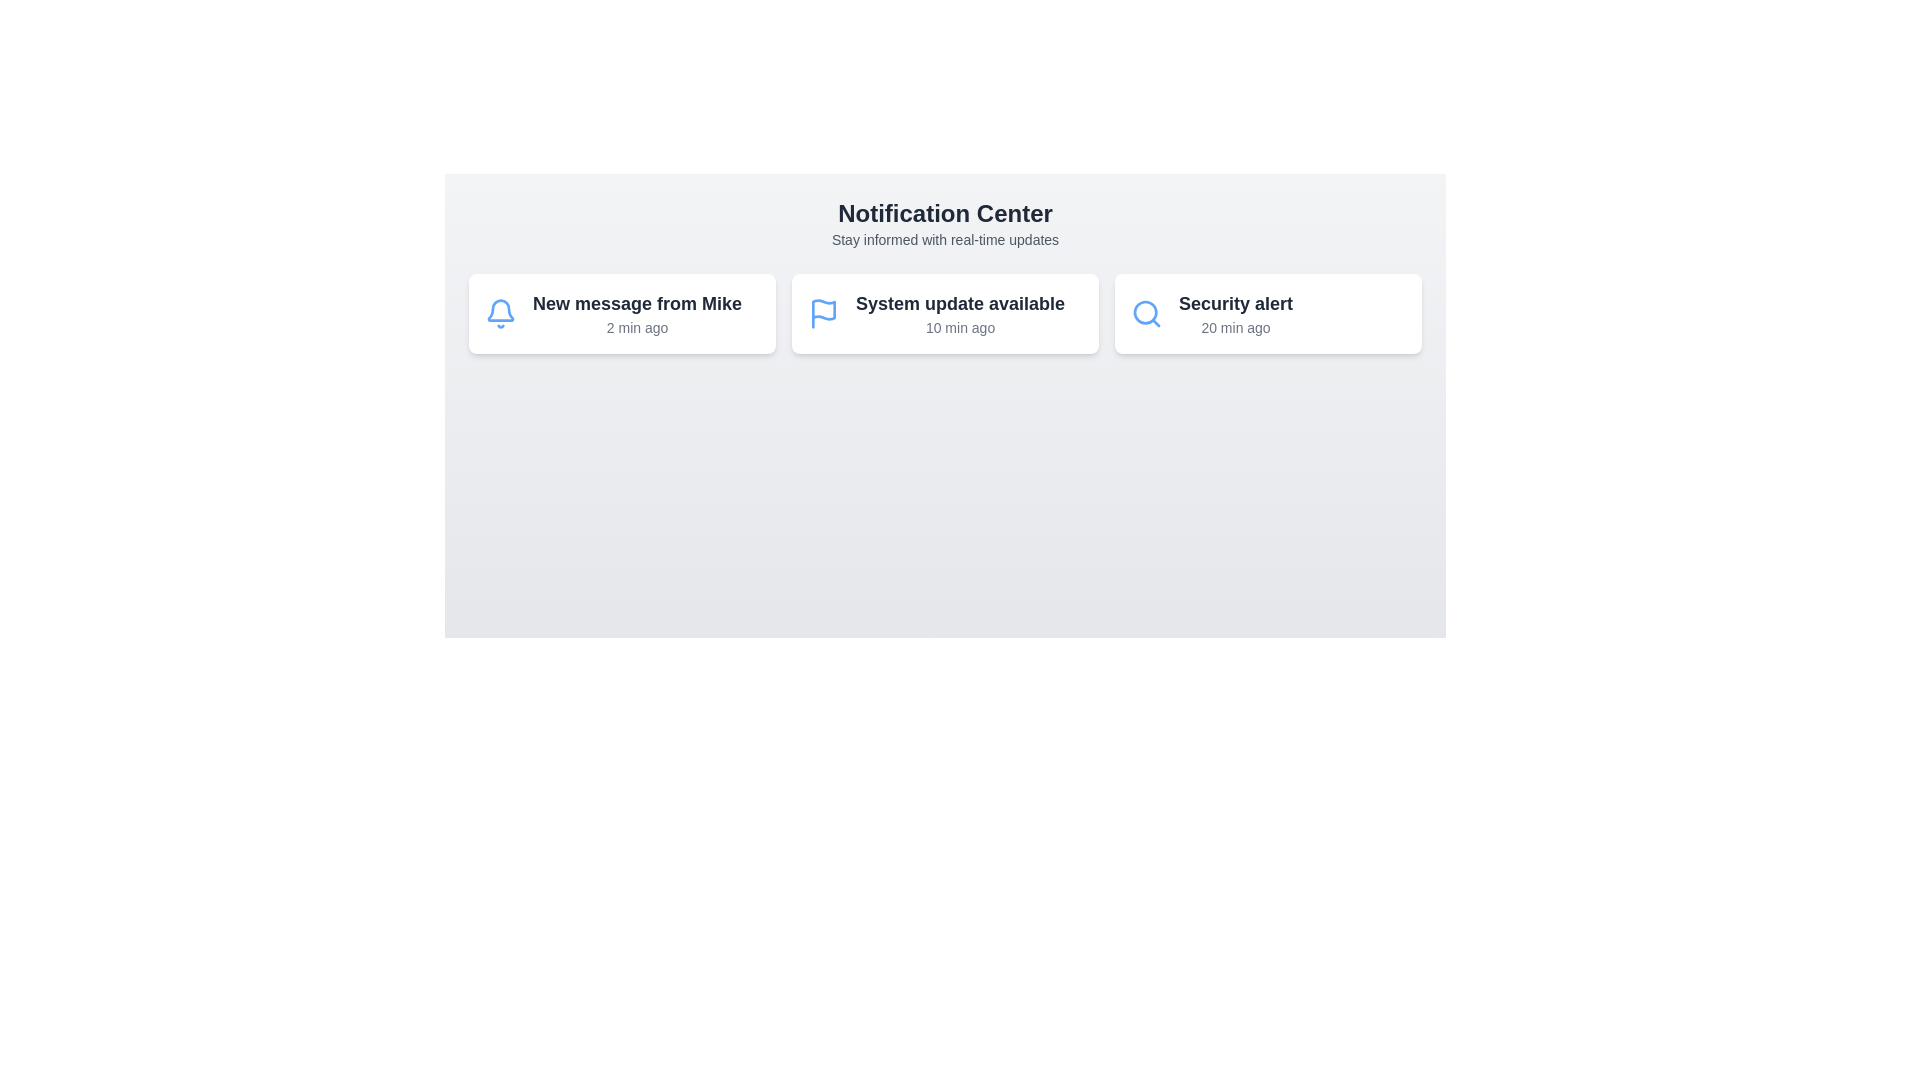  What do you see at coordinates (944, 238) in the screenshot?
I see `the text element that reads 'Stay informed with real-time updates', which is styled with a small gray font and positioned below the 'Notification Center' heading` at bounding box center [944, 238].